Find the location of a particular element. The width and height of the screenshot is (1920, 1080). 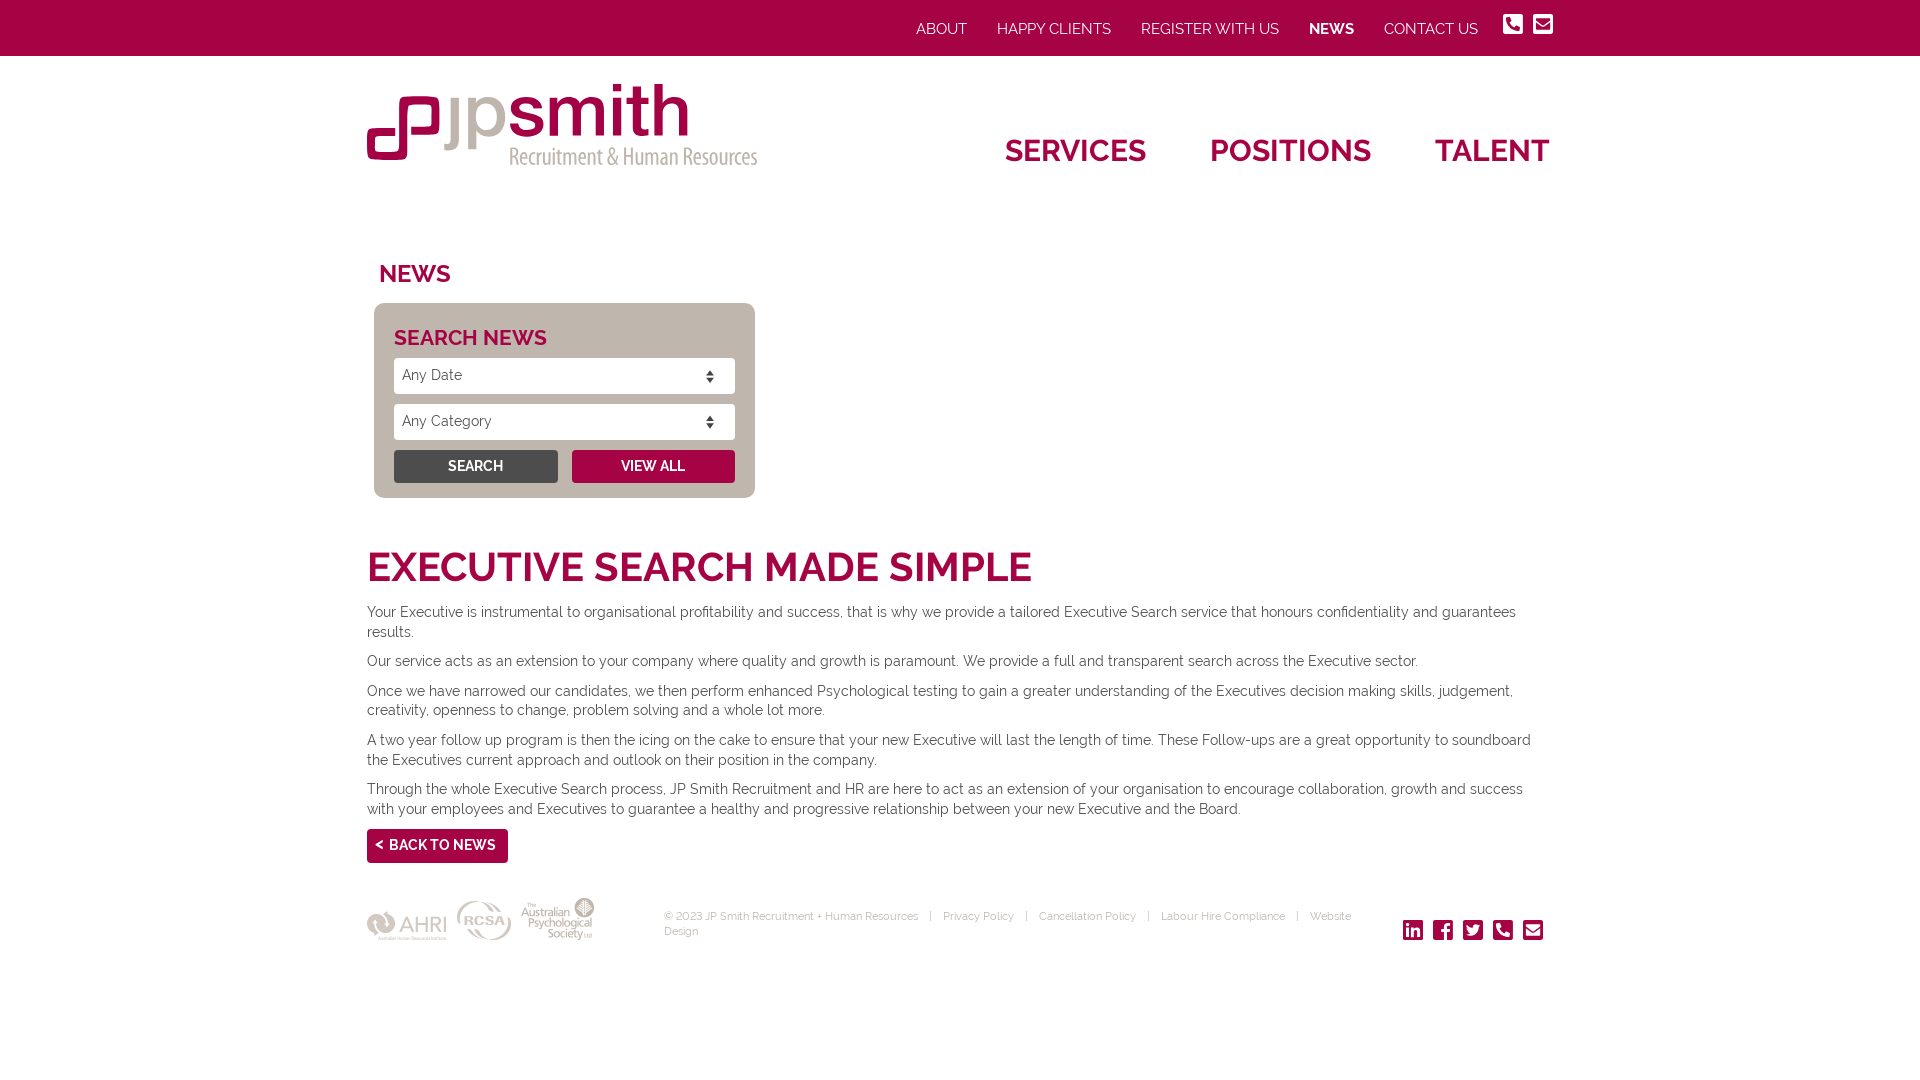

'SERVICES' is located at coordinates (974, 149).